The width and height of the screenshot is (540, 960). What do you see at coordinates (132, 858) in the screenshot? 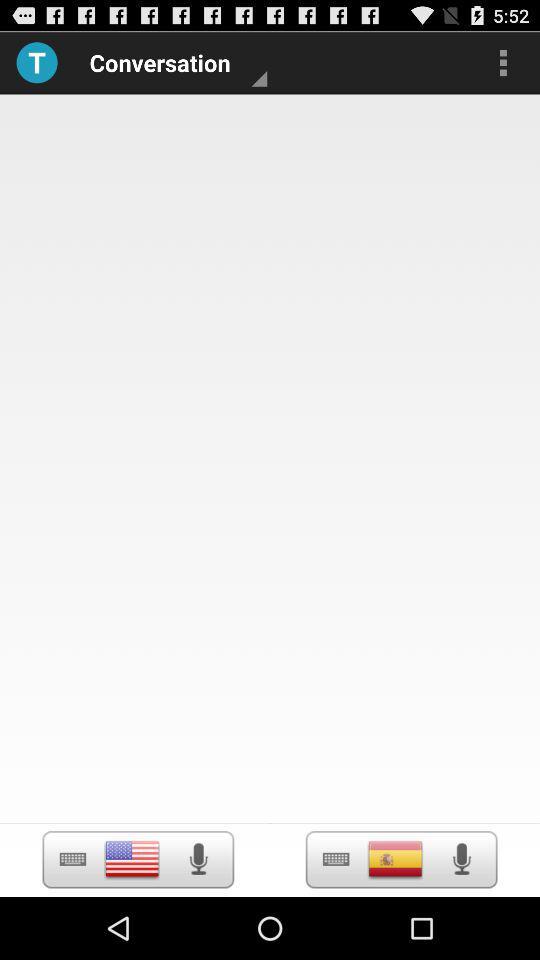
I see `input language option` at bounding box center [132, 858].